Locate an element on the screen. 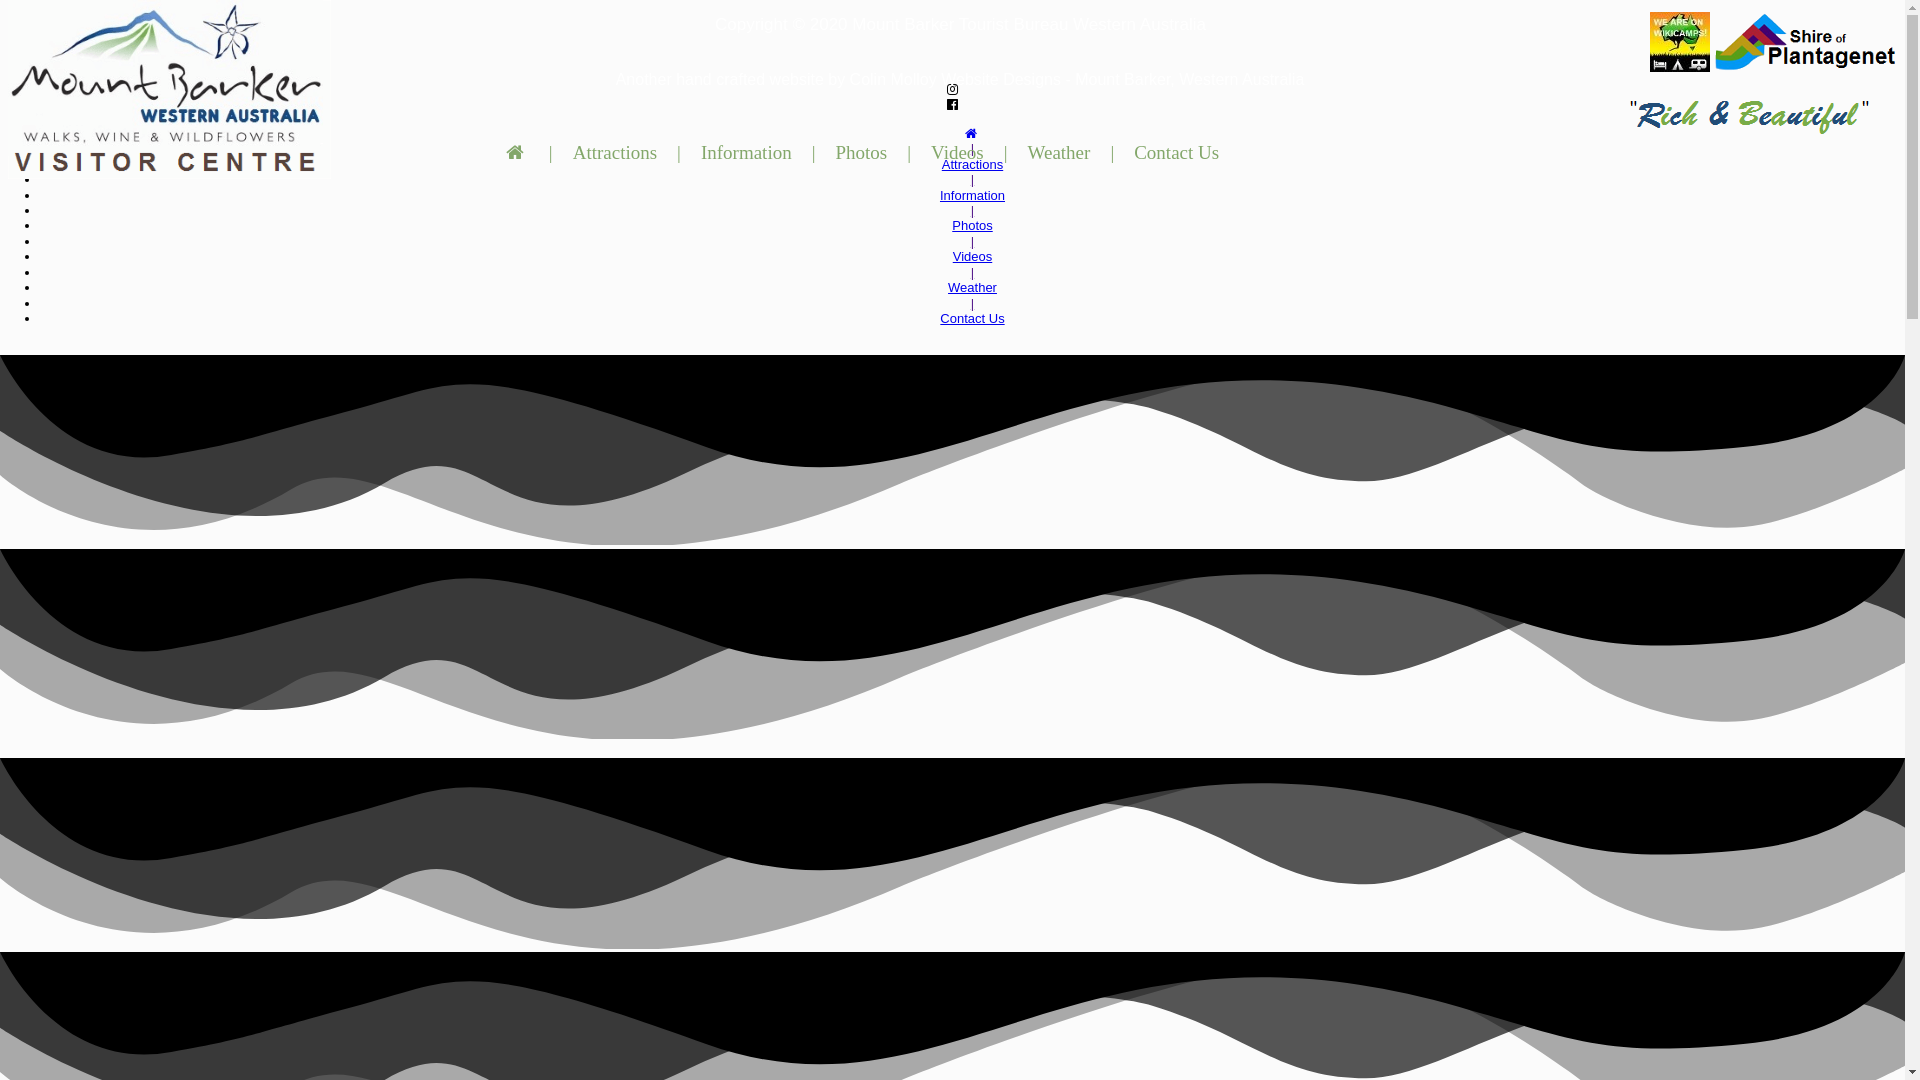  '|' is located at coordinates (678, 152).